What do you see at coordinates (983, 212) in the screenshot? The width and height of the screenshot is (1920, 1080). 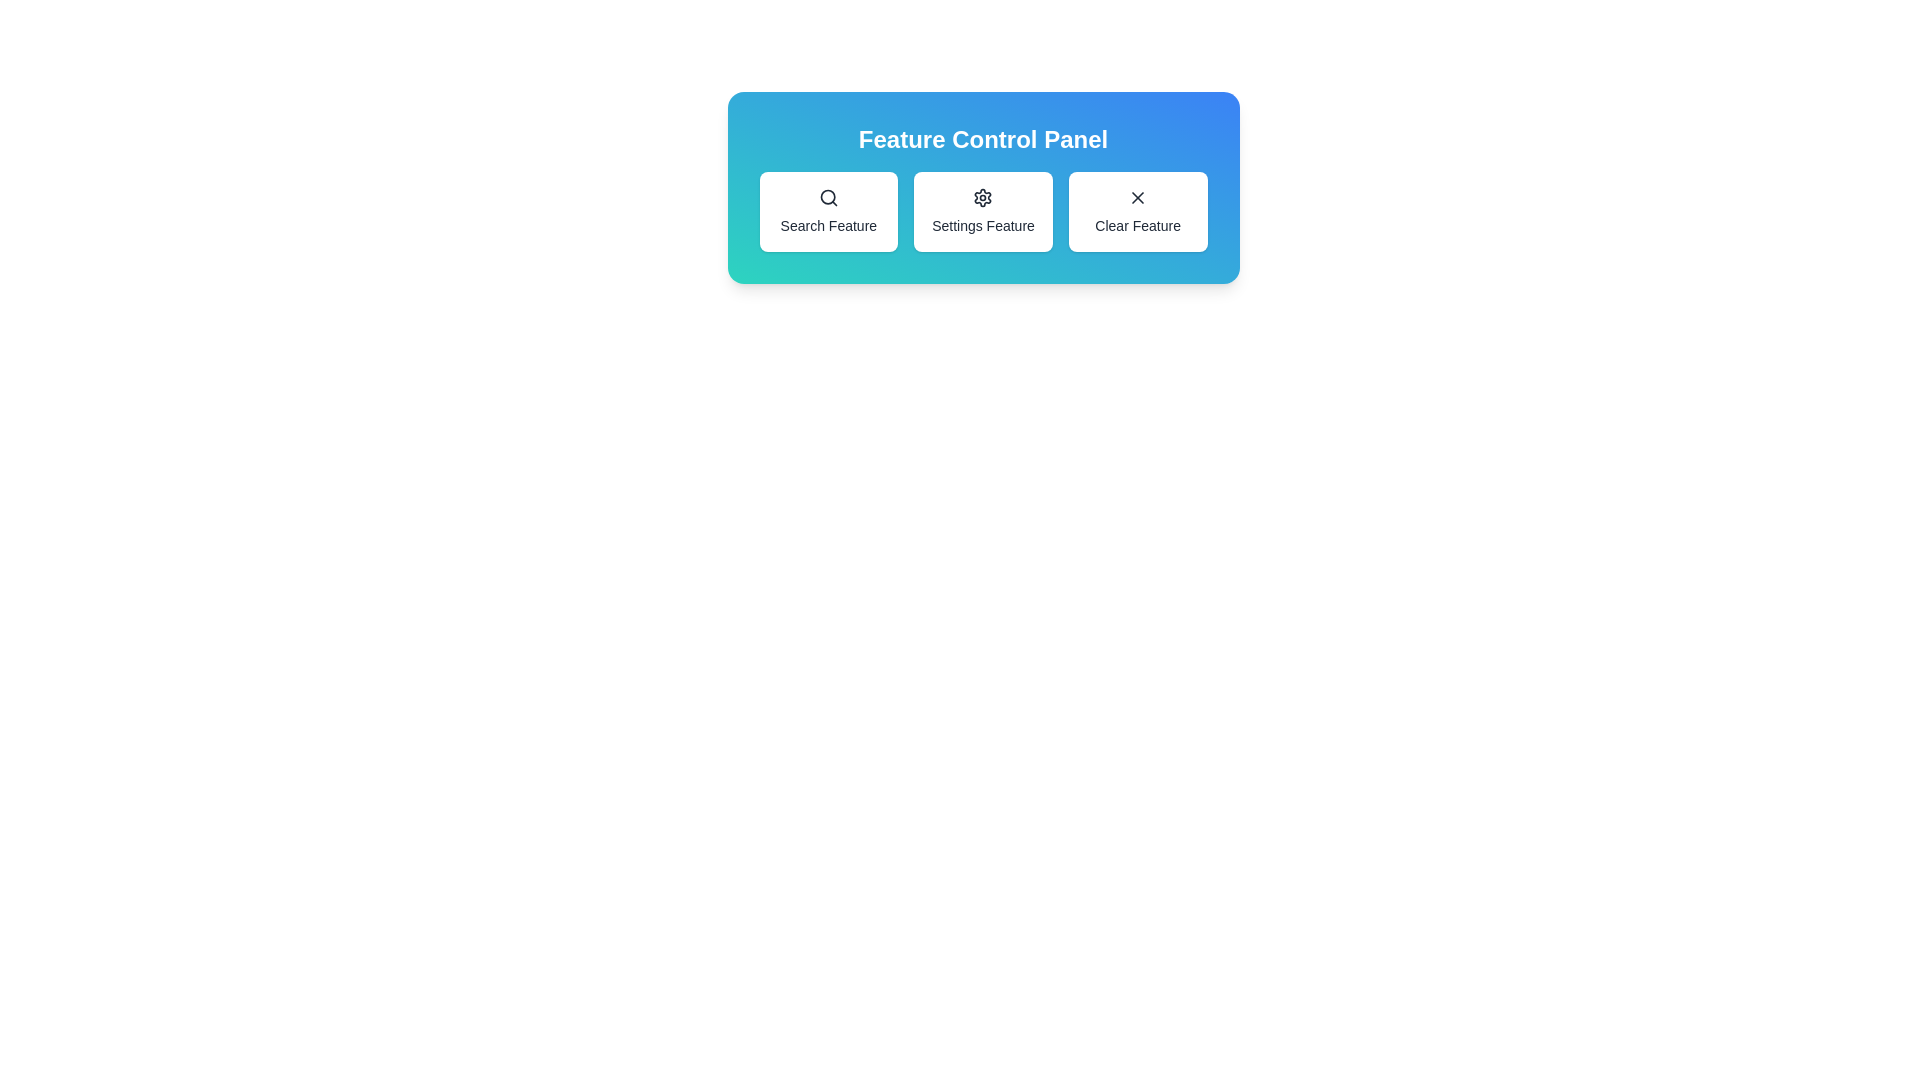 I see `the 'Settings Feature' button, which is a distinct rectangular card with a white background and a gear icon` at bounding box center [983, 212].